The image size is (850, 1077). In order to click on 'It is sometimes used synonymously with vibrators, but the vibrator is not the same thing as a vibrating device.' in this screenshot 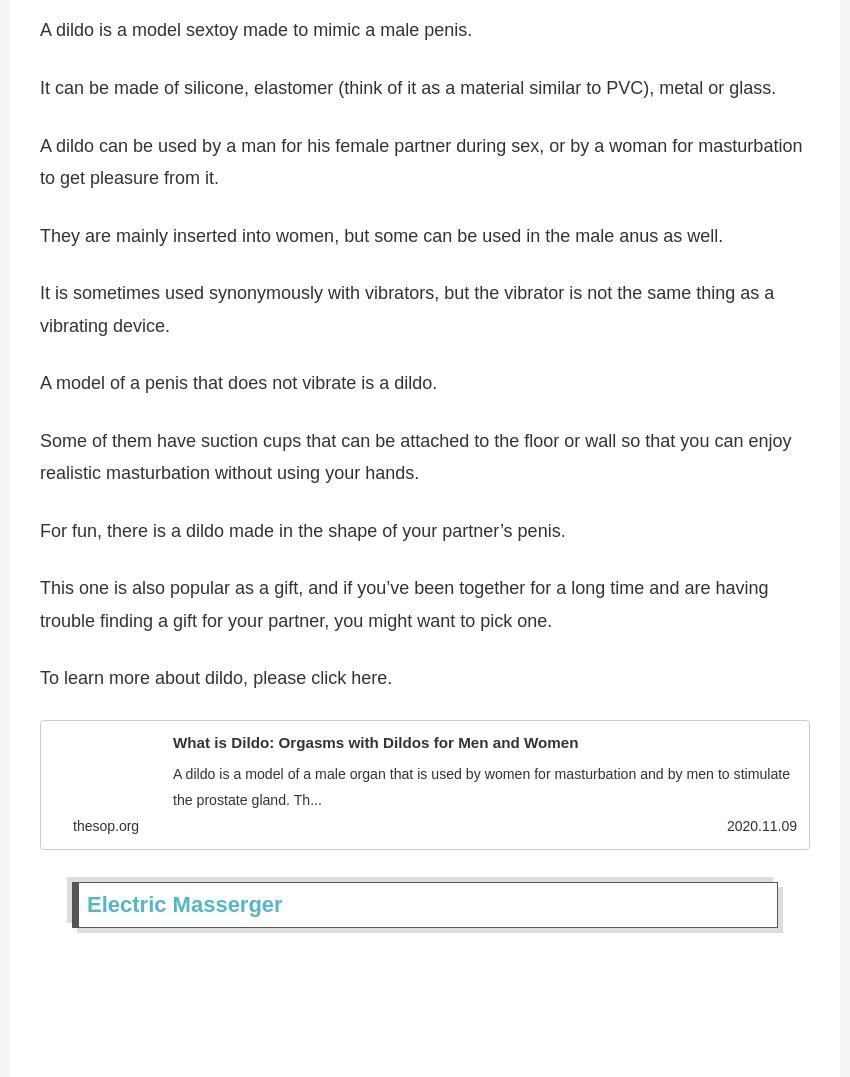, I will do `click(406, 316)`.